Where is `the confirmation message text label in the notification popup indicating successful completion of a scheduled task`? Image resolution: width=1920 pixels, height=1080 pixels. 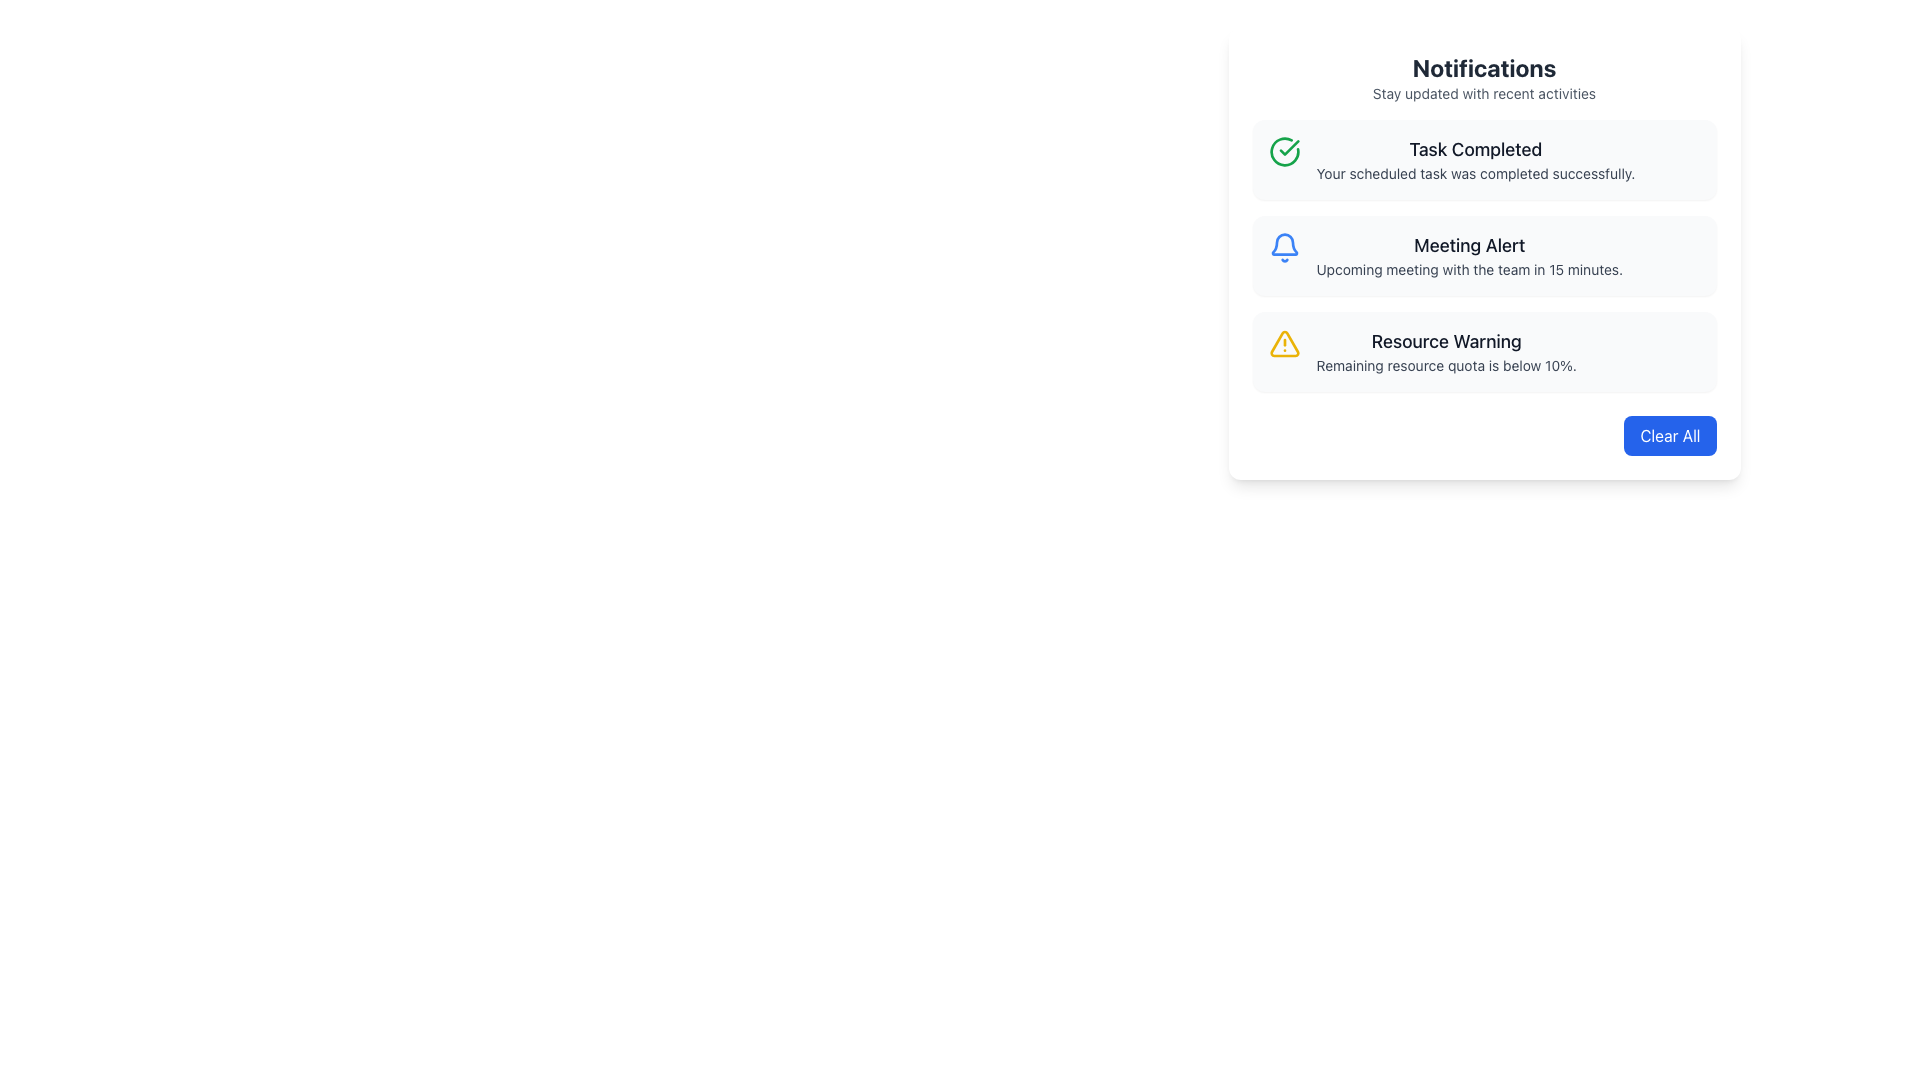 the confirmation message text label in the notification popup indicating successful completion of a scheduled task is located at coordinates (1475, 172).